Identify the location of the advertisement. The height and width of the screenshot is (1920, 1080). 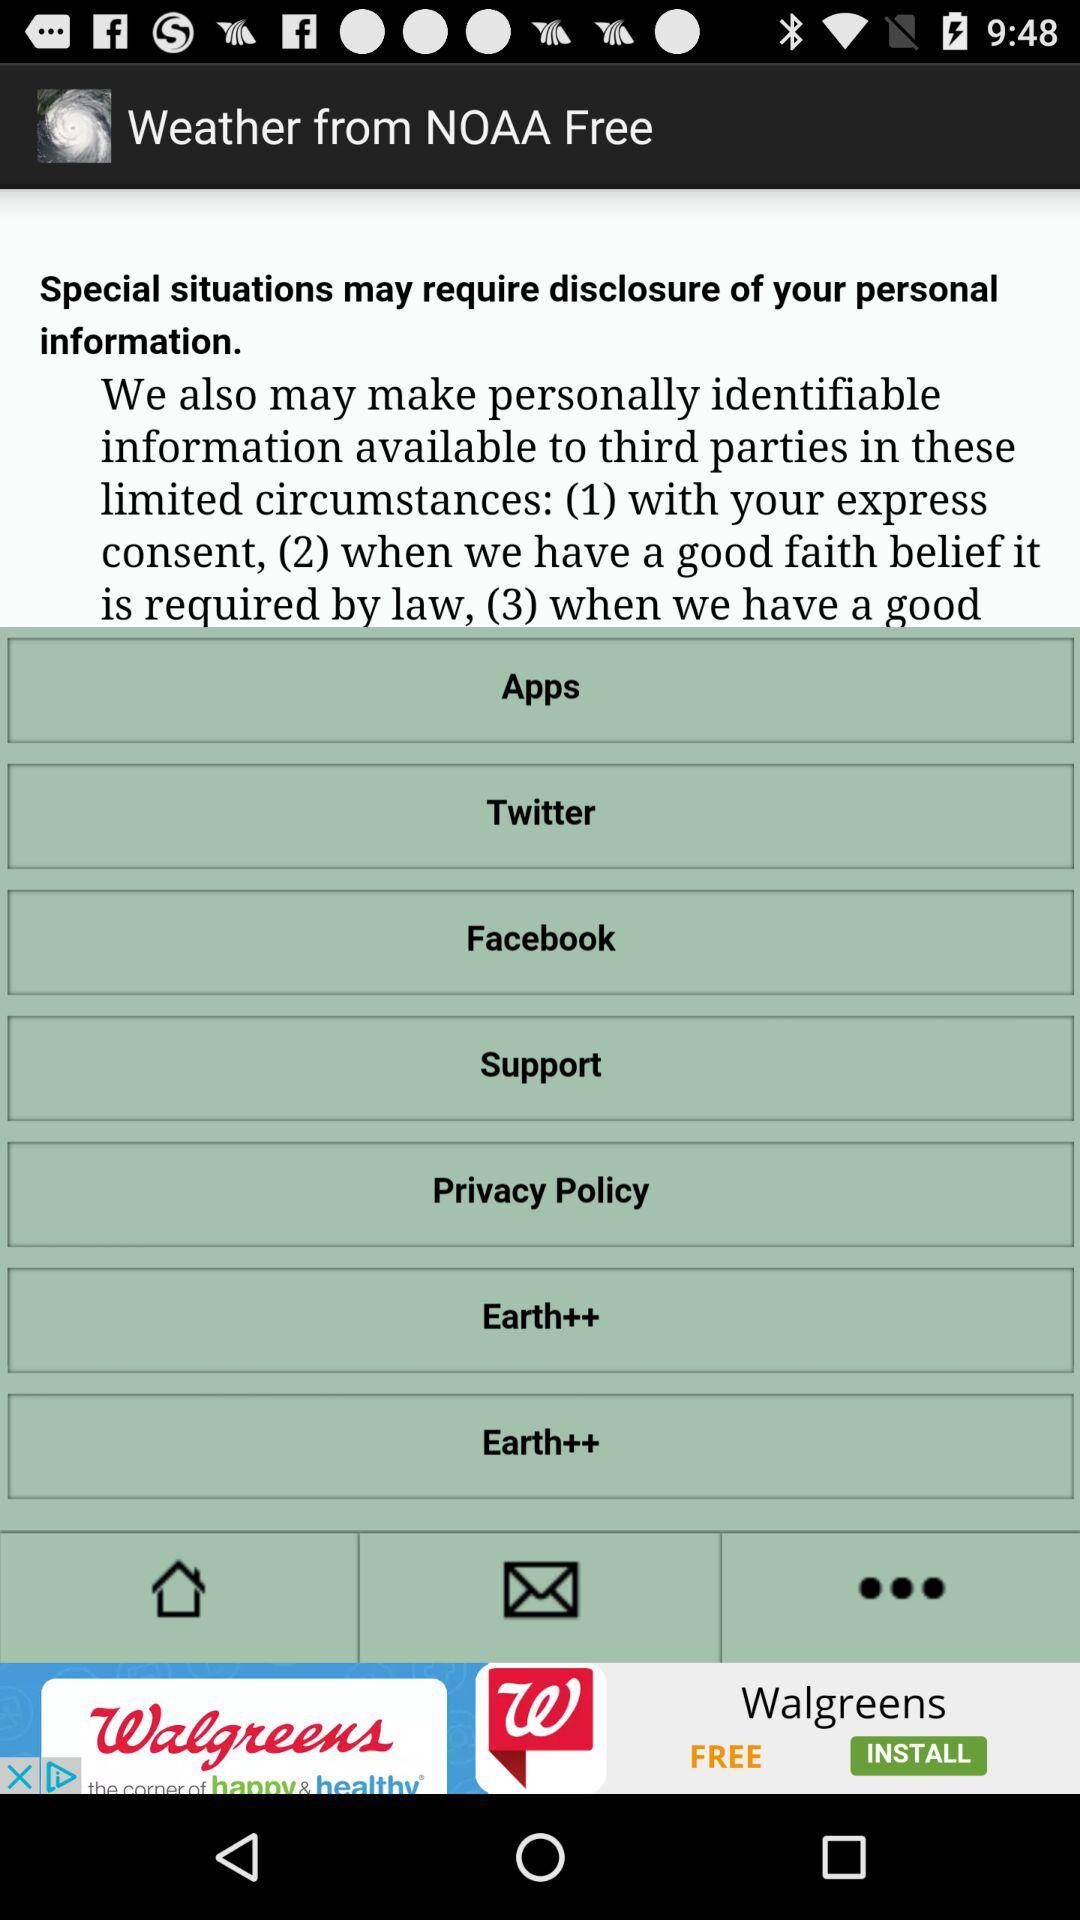
(540, 1727).